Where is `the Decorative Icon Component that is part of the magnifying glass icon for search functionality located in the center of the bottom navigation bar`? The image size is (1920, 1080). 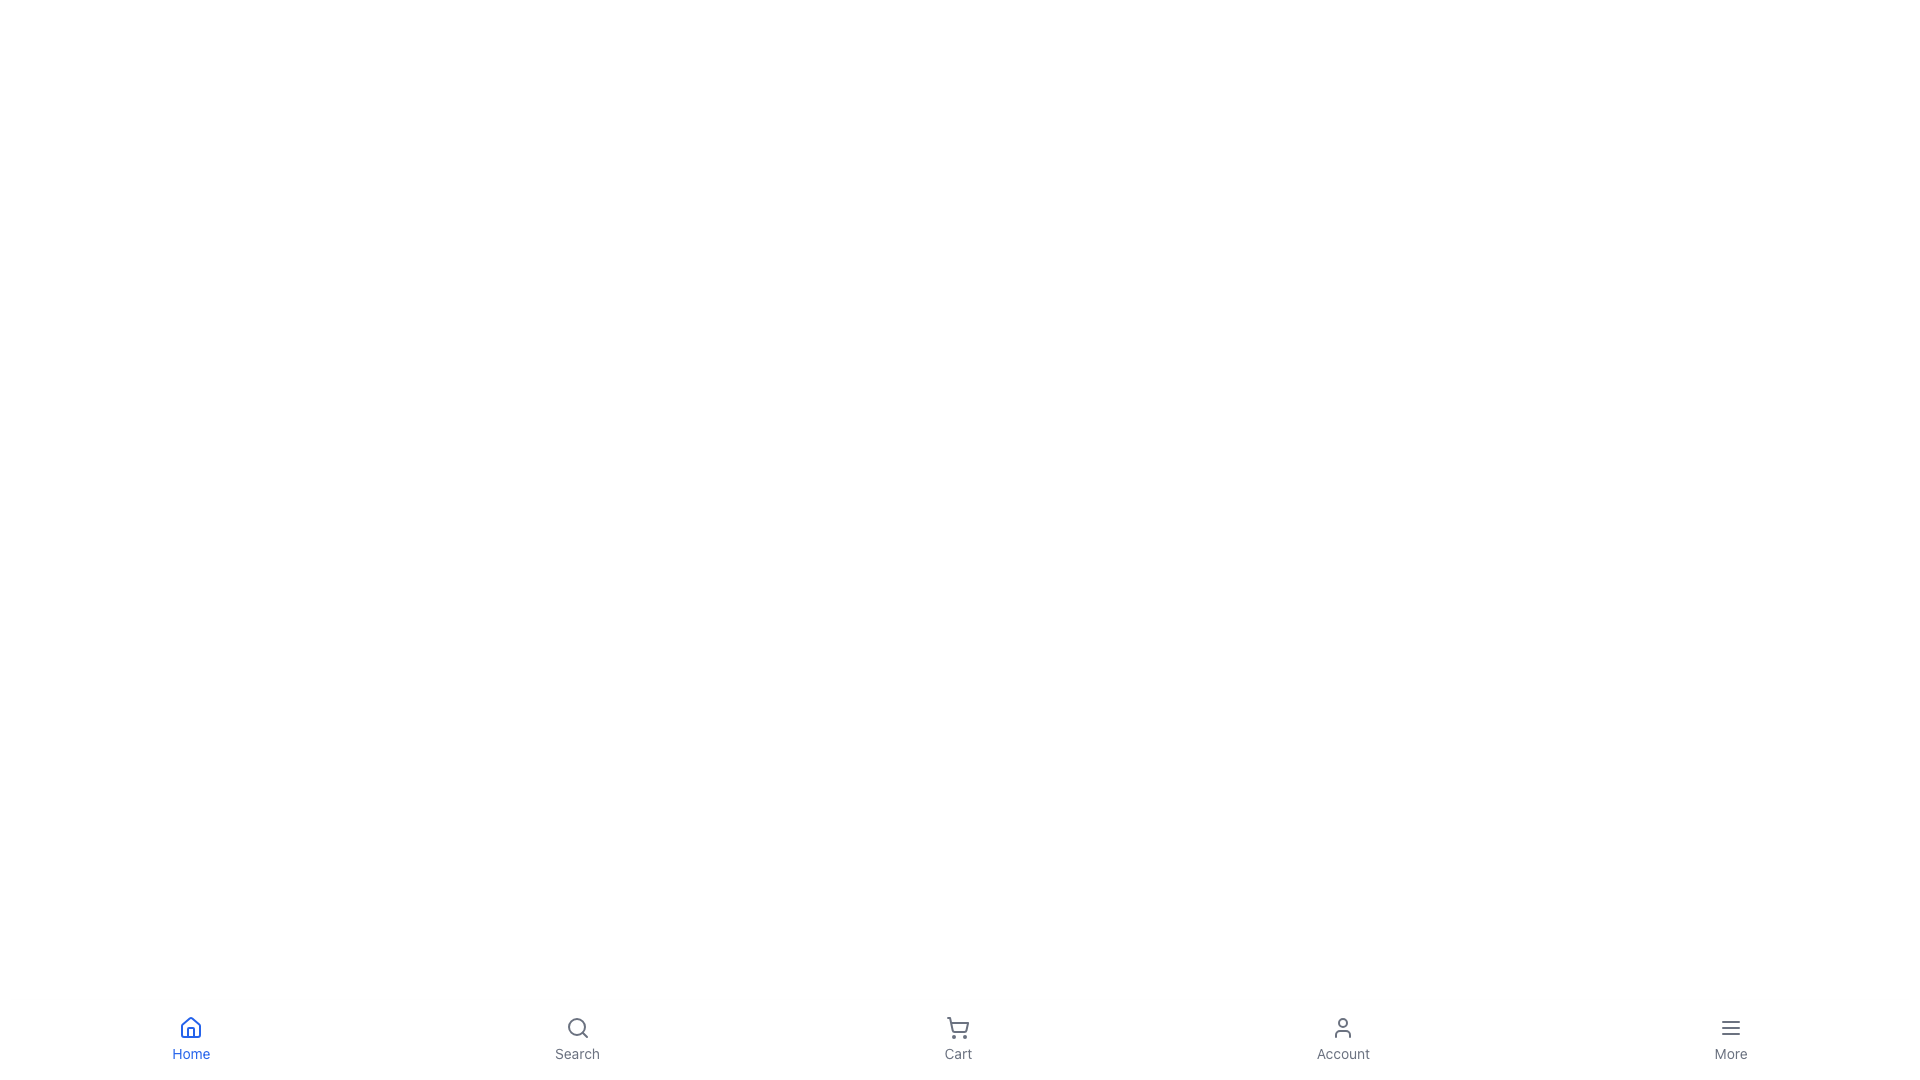 the Decorative Icon Component that is part of the magnifying glass icon for search functionality located in the center of the bottom navigation bar is located at coordinates (575, 1026).